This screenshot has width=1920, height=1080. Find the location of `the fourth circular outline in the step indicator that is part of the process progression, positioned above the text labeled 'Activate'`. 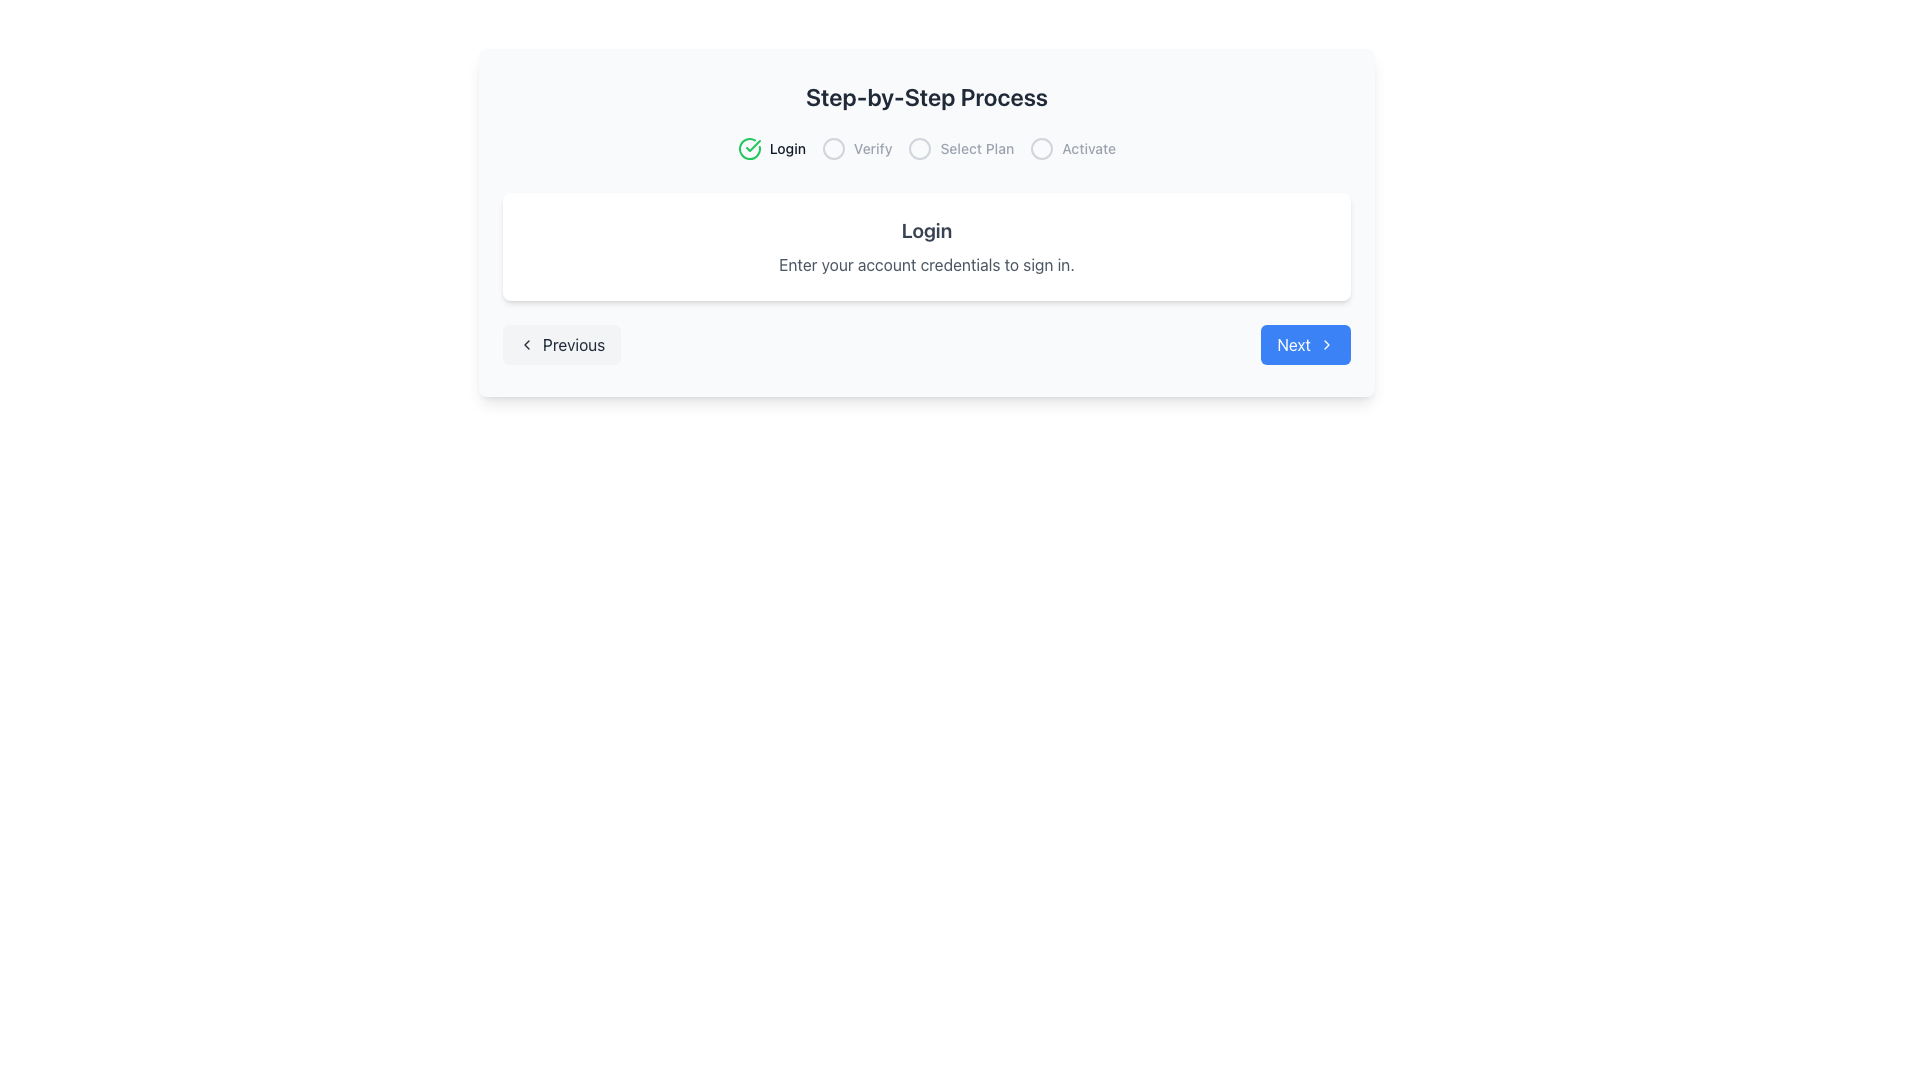

the fourth circular outline in the step indicator that is part of the process progression, positioned above the text labeled 'Activate' is located at coordinates (1041, 148).